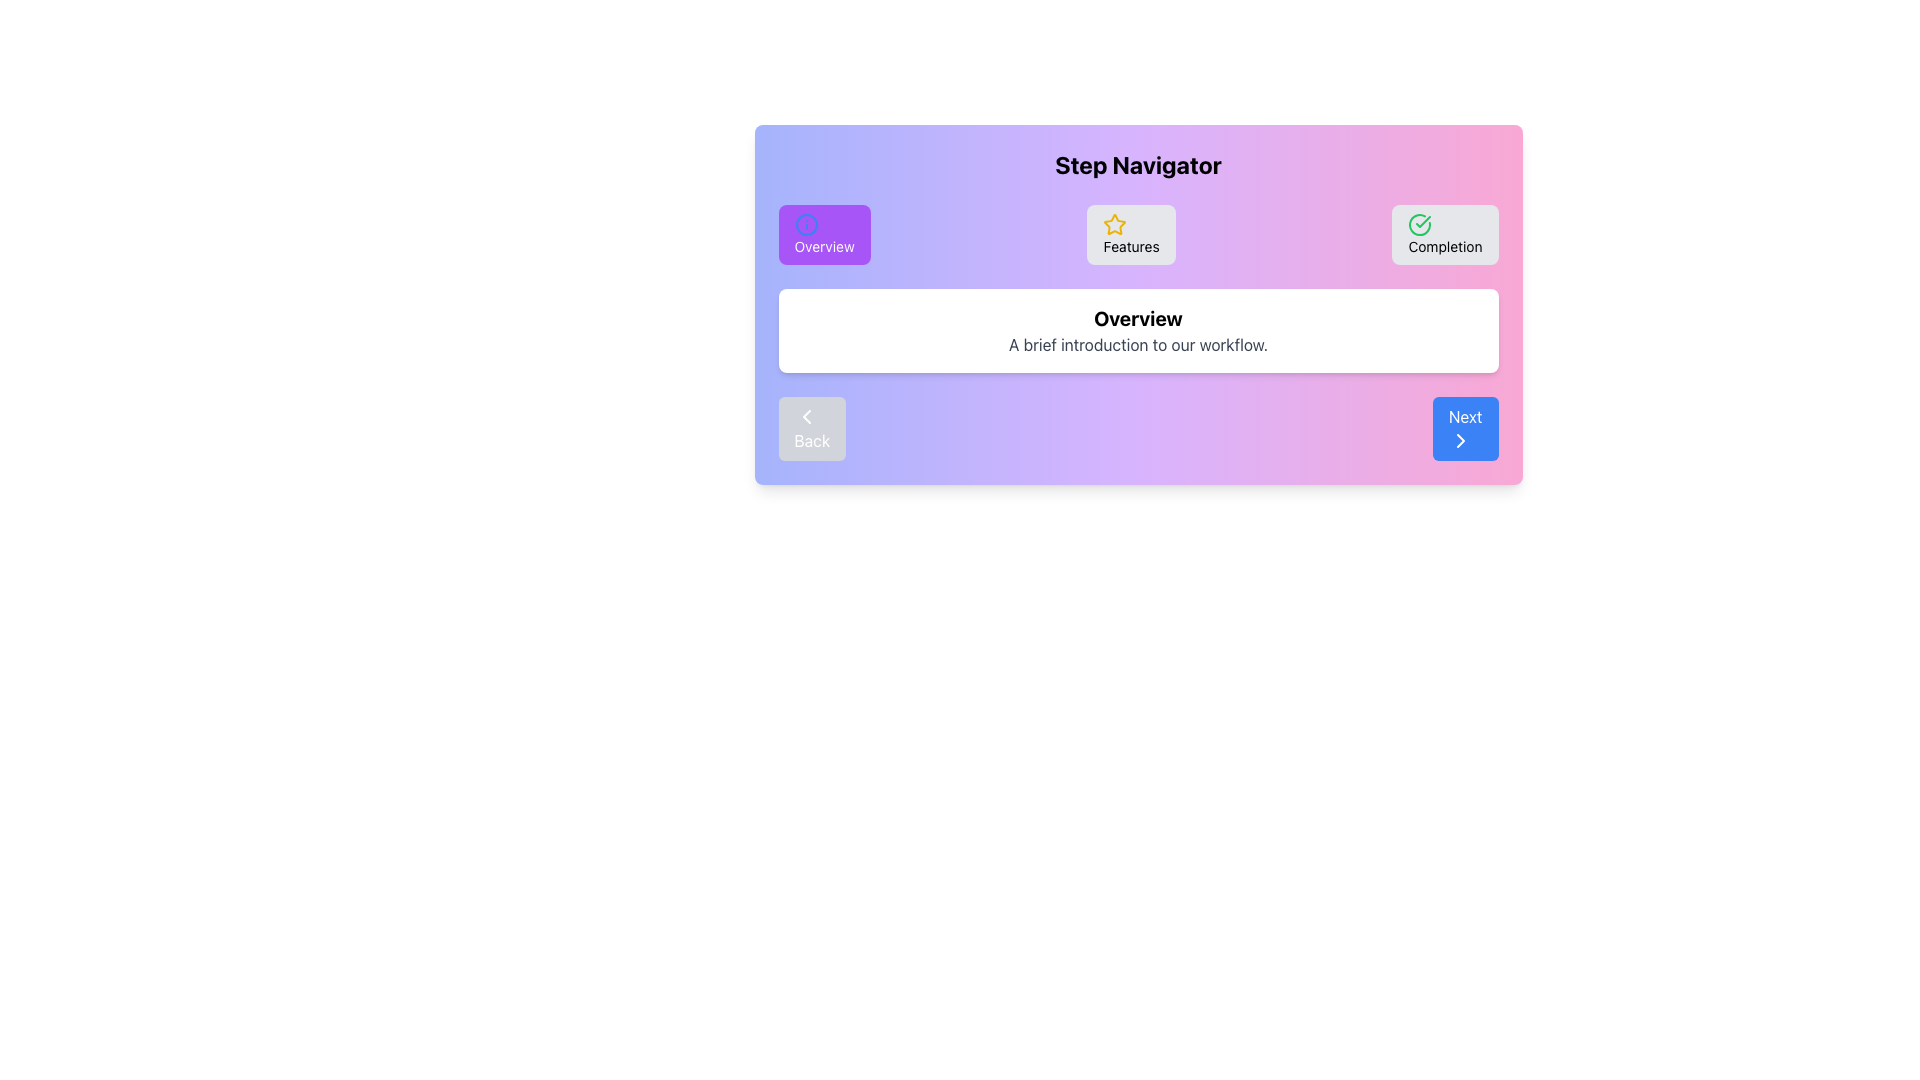  Describe the element at coordinates (1460, 439) in the screenshot. I see `the right-facing chevron icon within the 'Next' button located in the bottom-right corner of the card-style UI` at that location.